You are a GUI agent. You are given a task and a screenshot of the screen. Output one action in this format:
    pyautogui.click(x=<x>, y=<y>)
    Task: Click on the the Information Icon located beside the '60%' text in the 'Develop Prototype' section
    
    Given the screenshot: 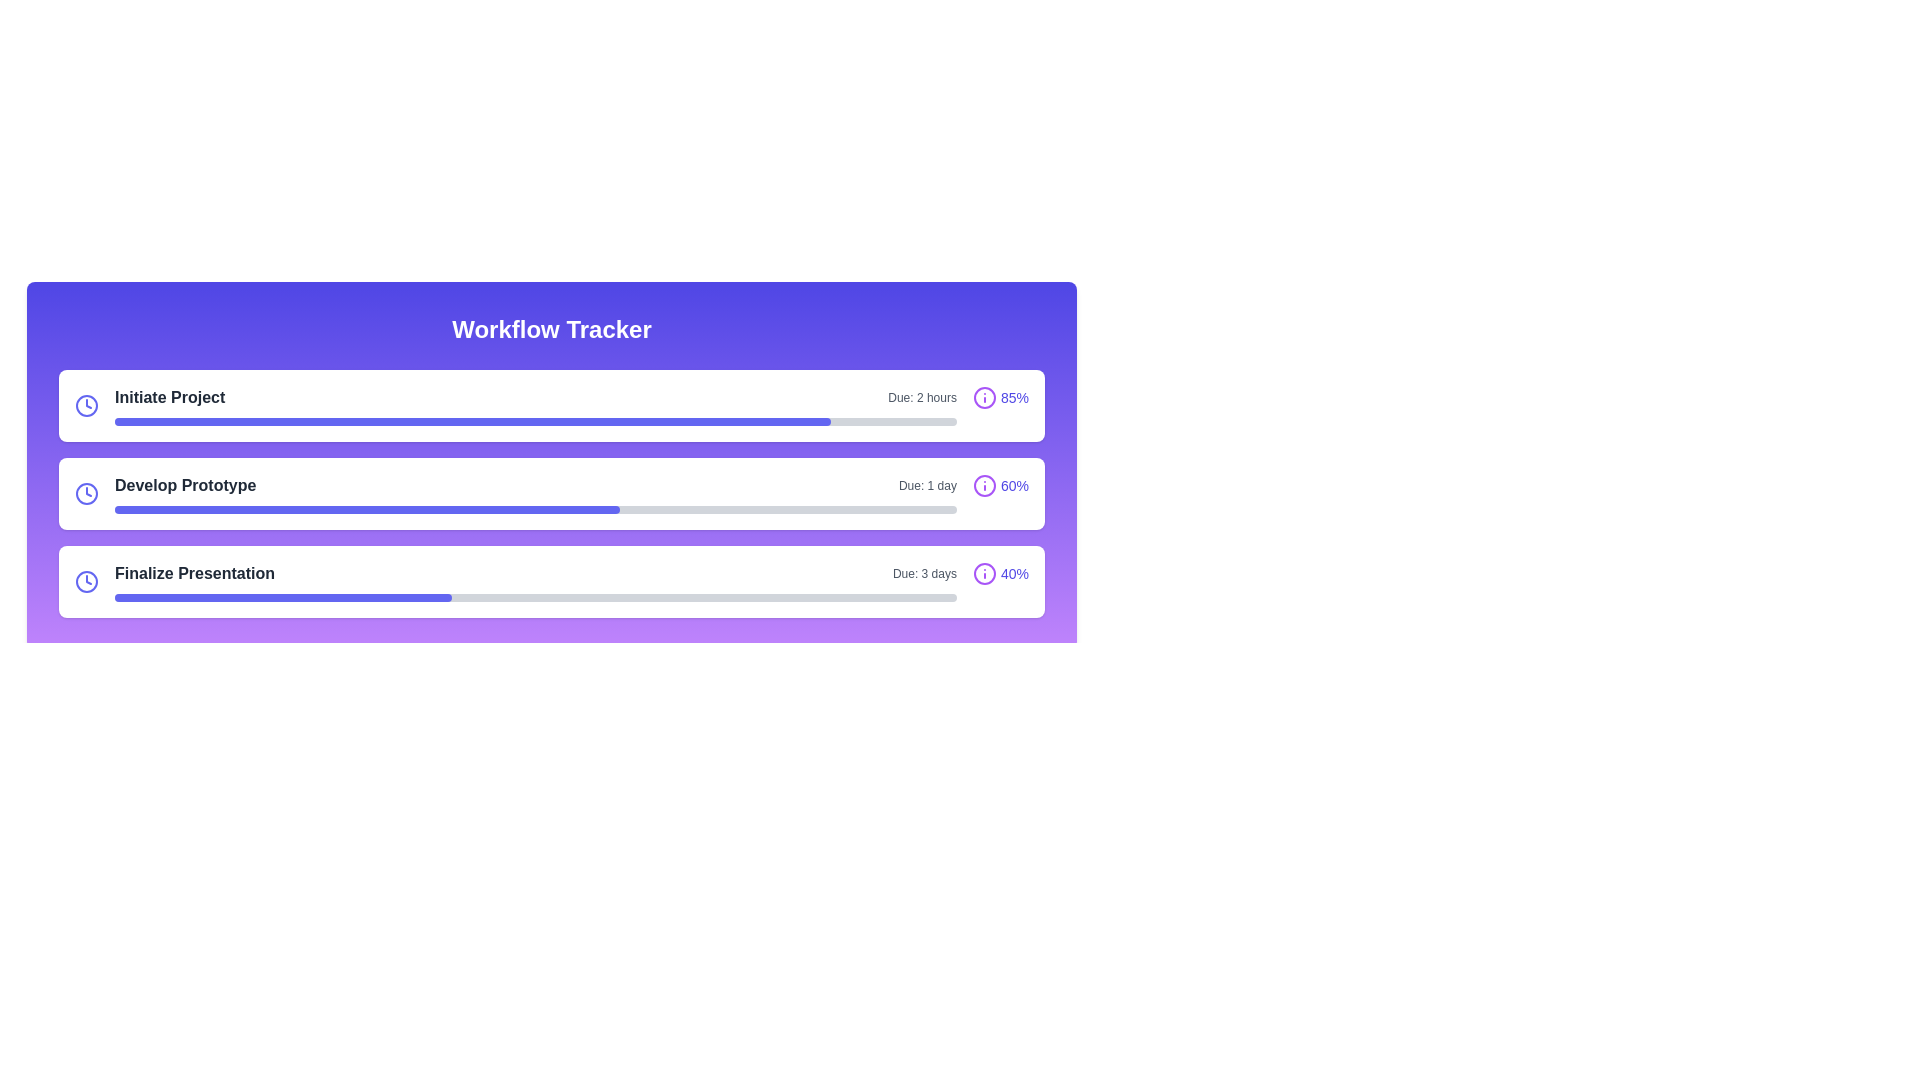 What is the action you would take?
    pyautogui.click(x=984, y=486)
    